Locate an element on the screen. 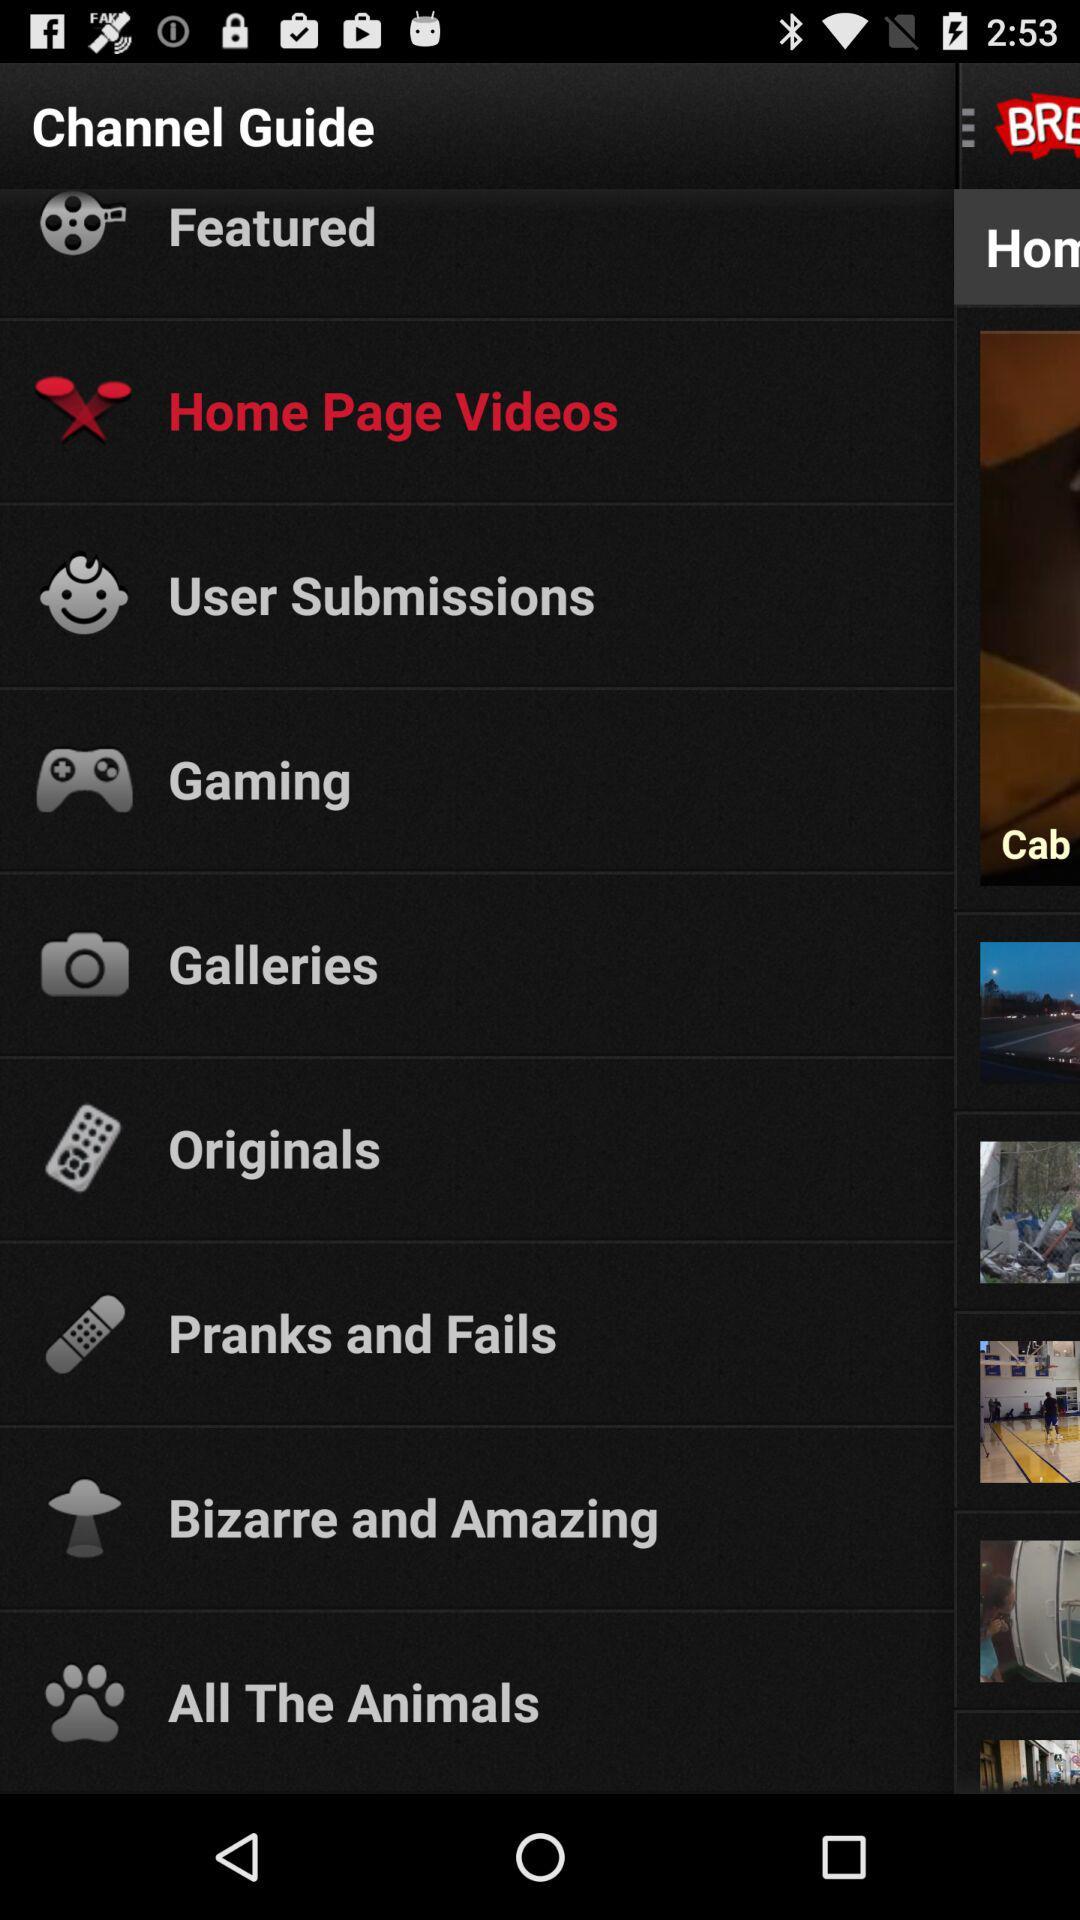  the item to the right of all the animals icon is located at coordinates (1017, 1707).